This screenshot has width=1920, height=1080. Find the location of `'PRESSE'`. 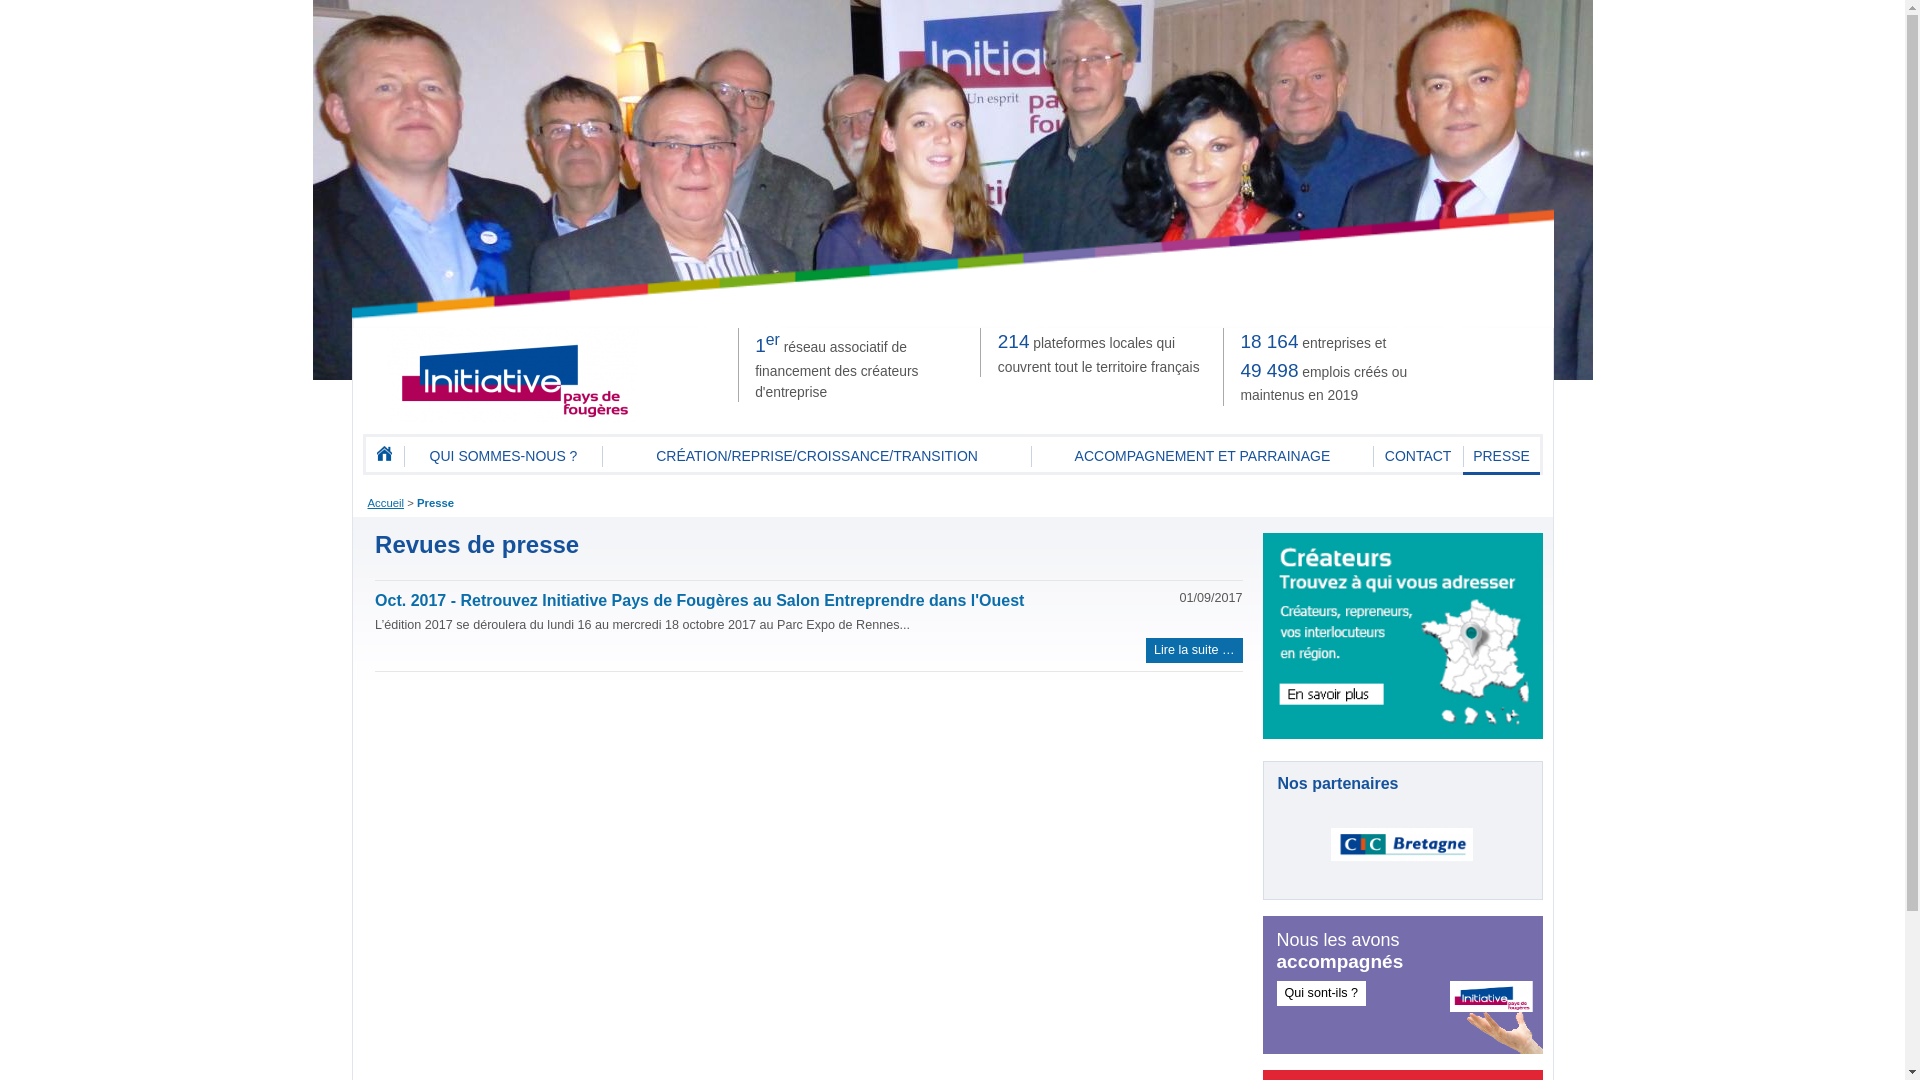

'PRESSE' is located at coordinates (1501, 456).